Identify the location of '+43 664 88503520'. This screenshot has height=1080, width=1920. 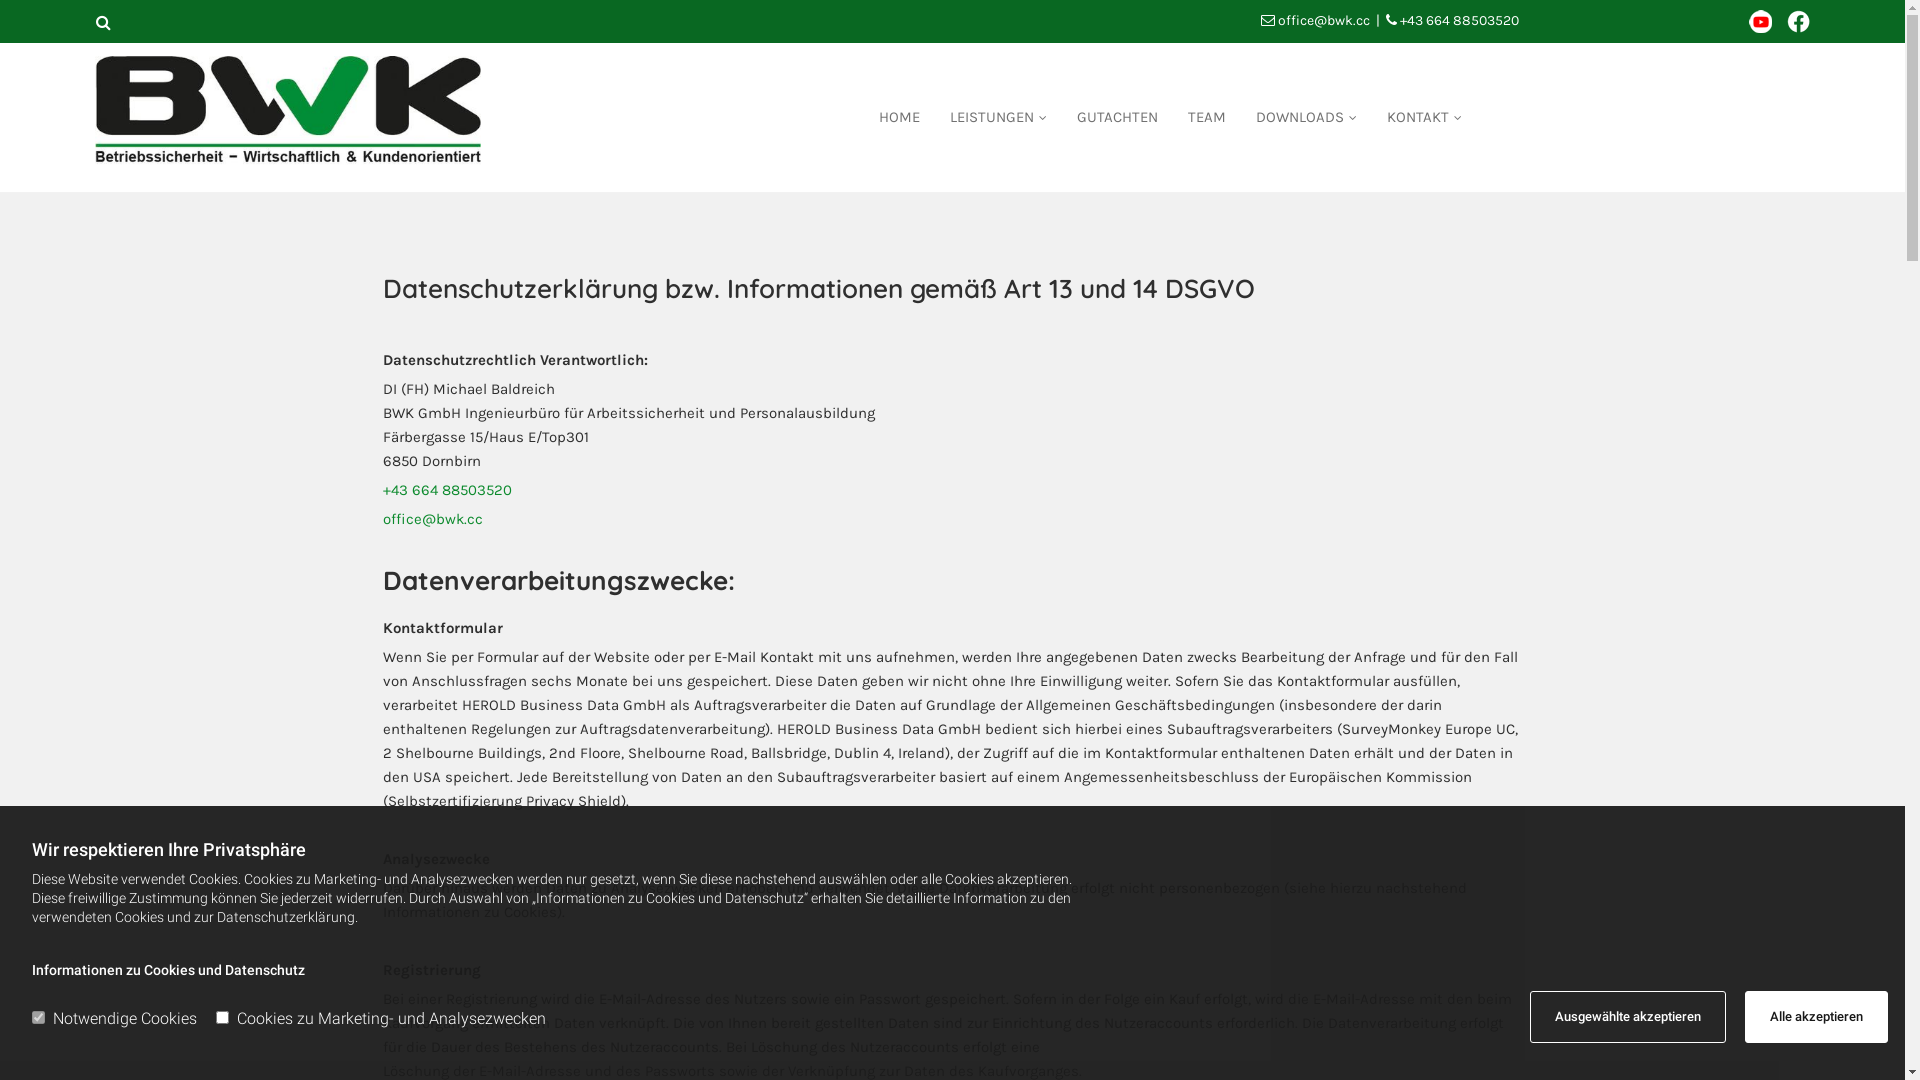
(1459, 20).